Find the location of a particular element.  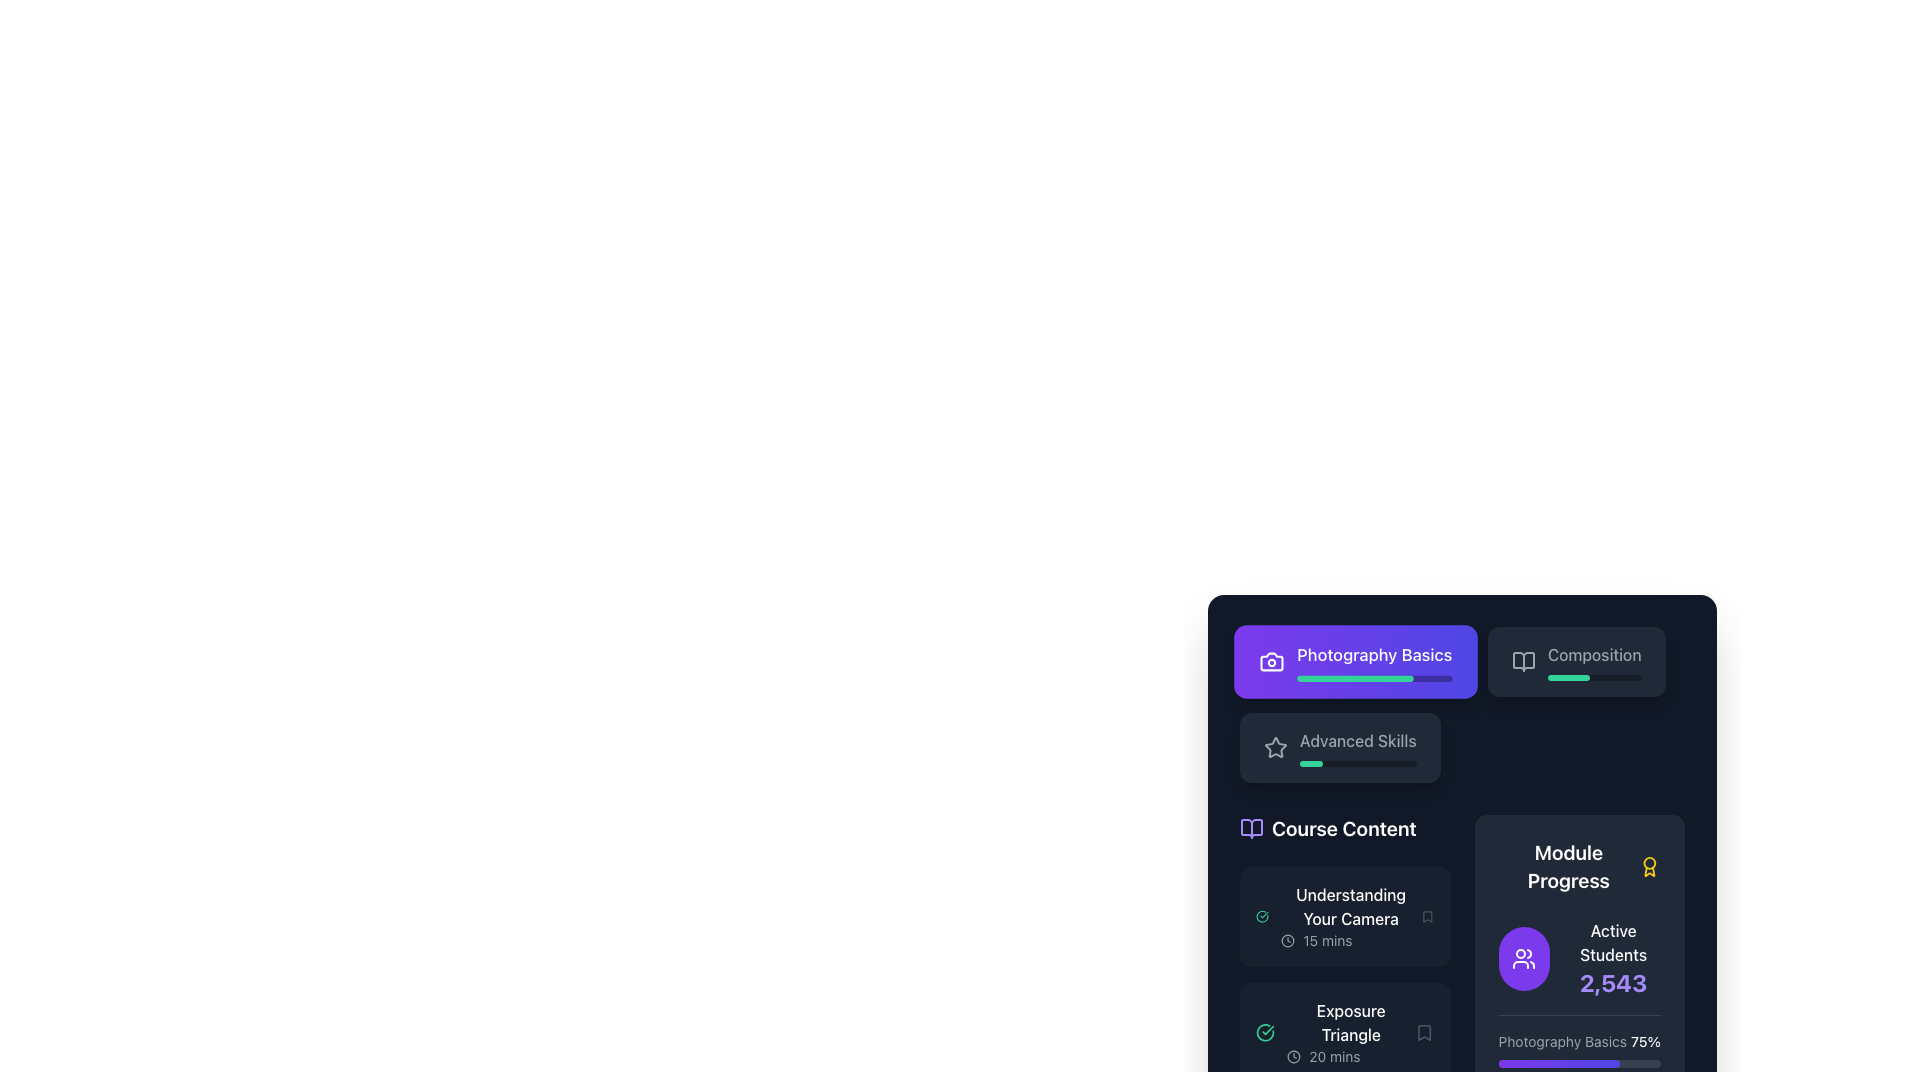

the 'Exposure Triangle' text block with an inline clock icon is located at coordinates (1351, 1033).